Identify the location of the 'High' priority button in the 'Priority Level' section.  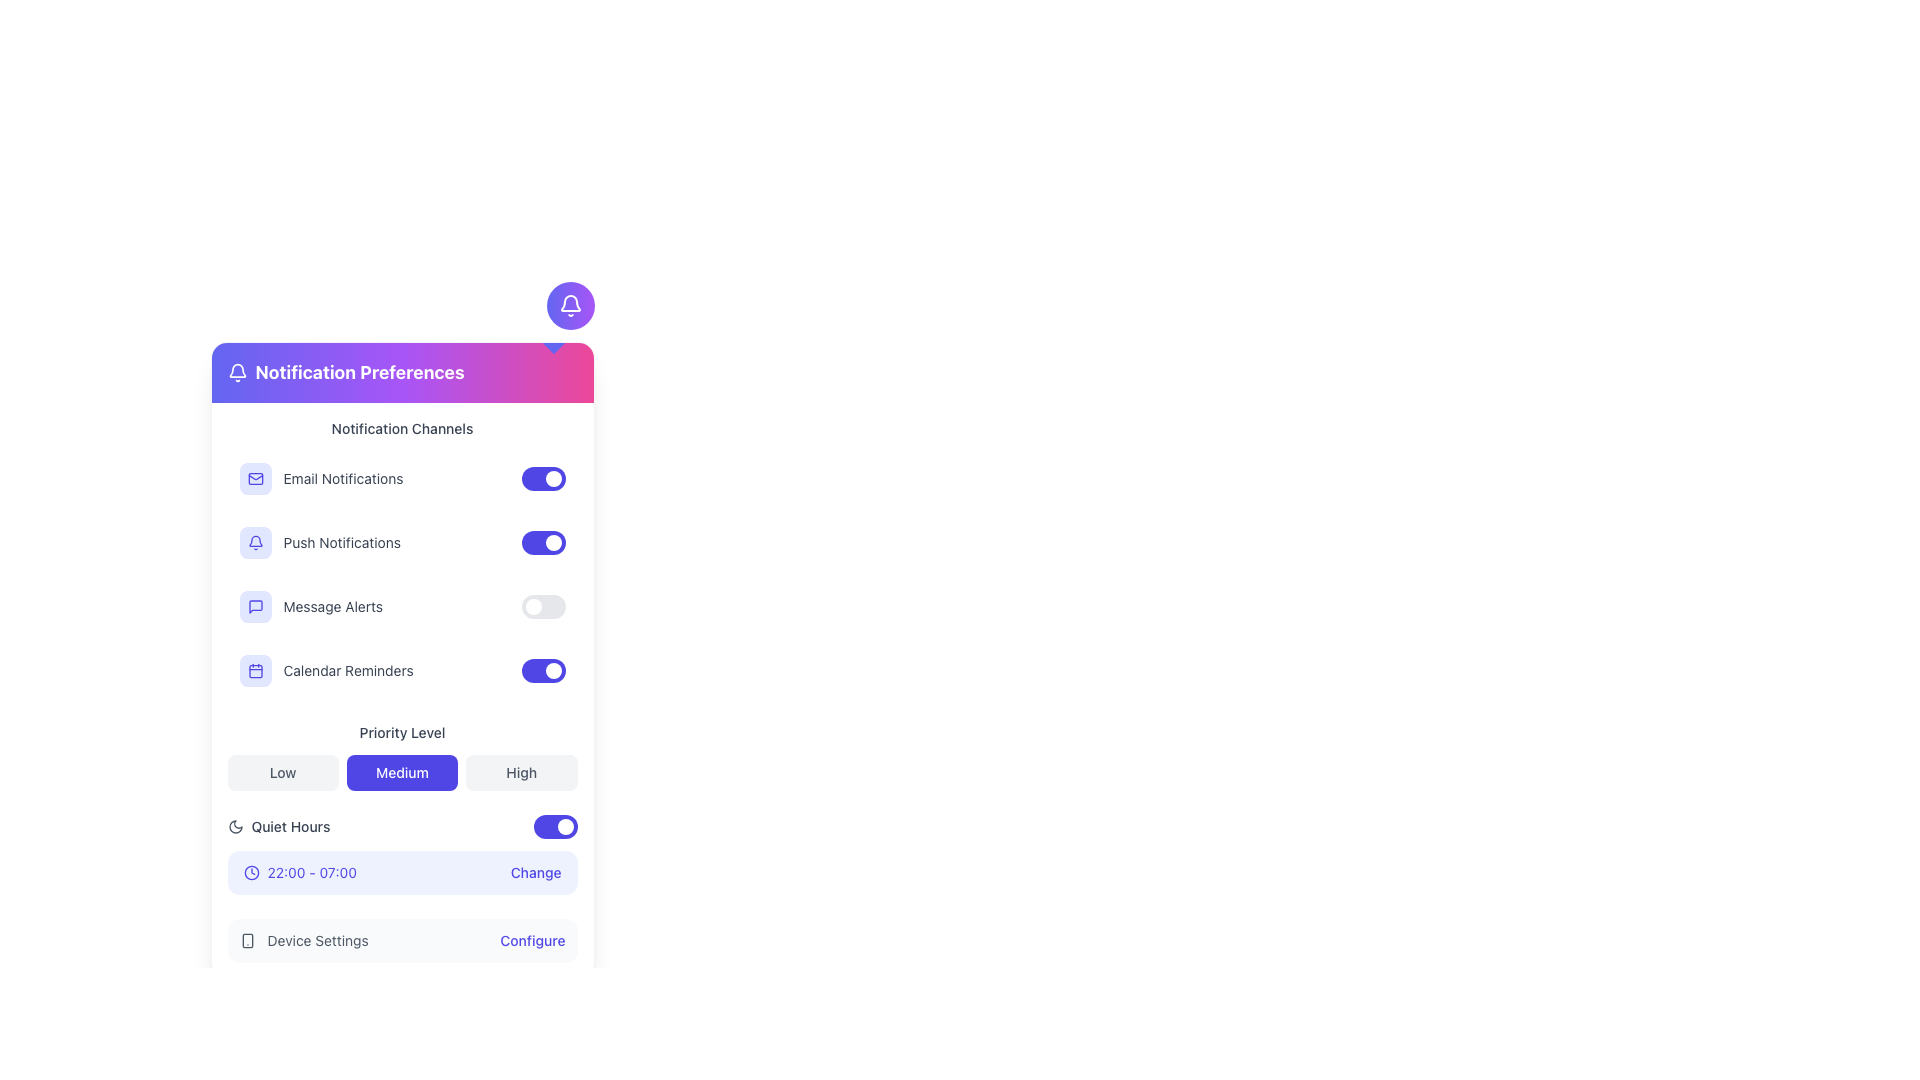
(521, 771).